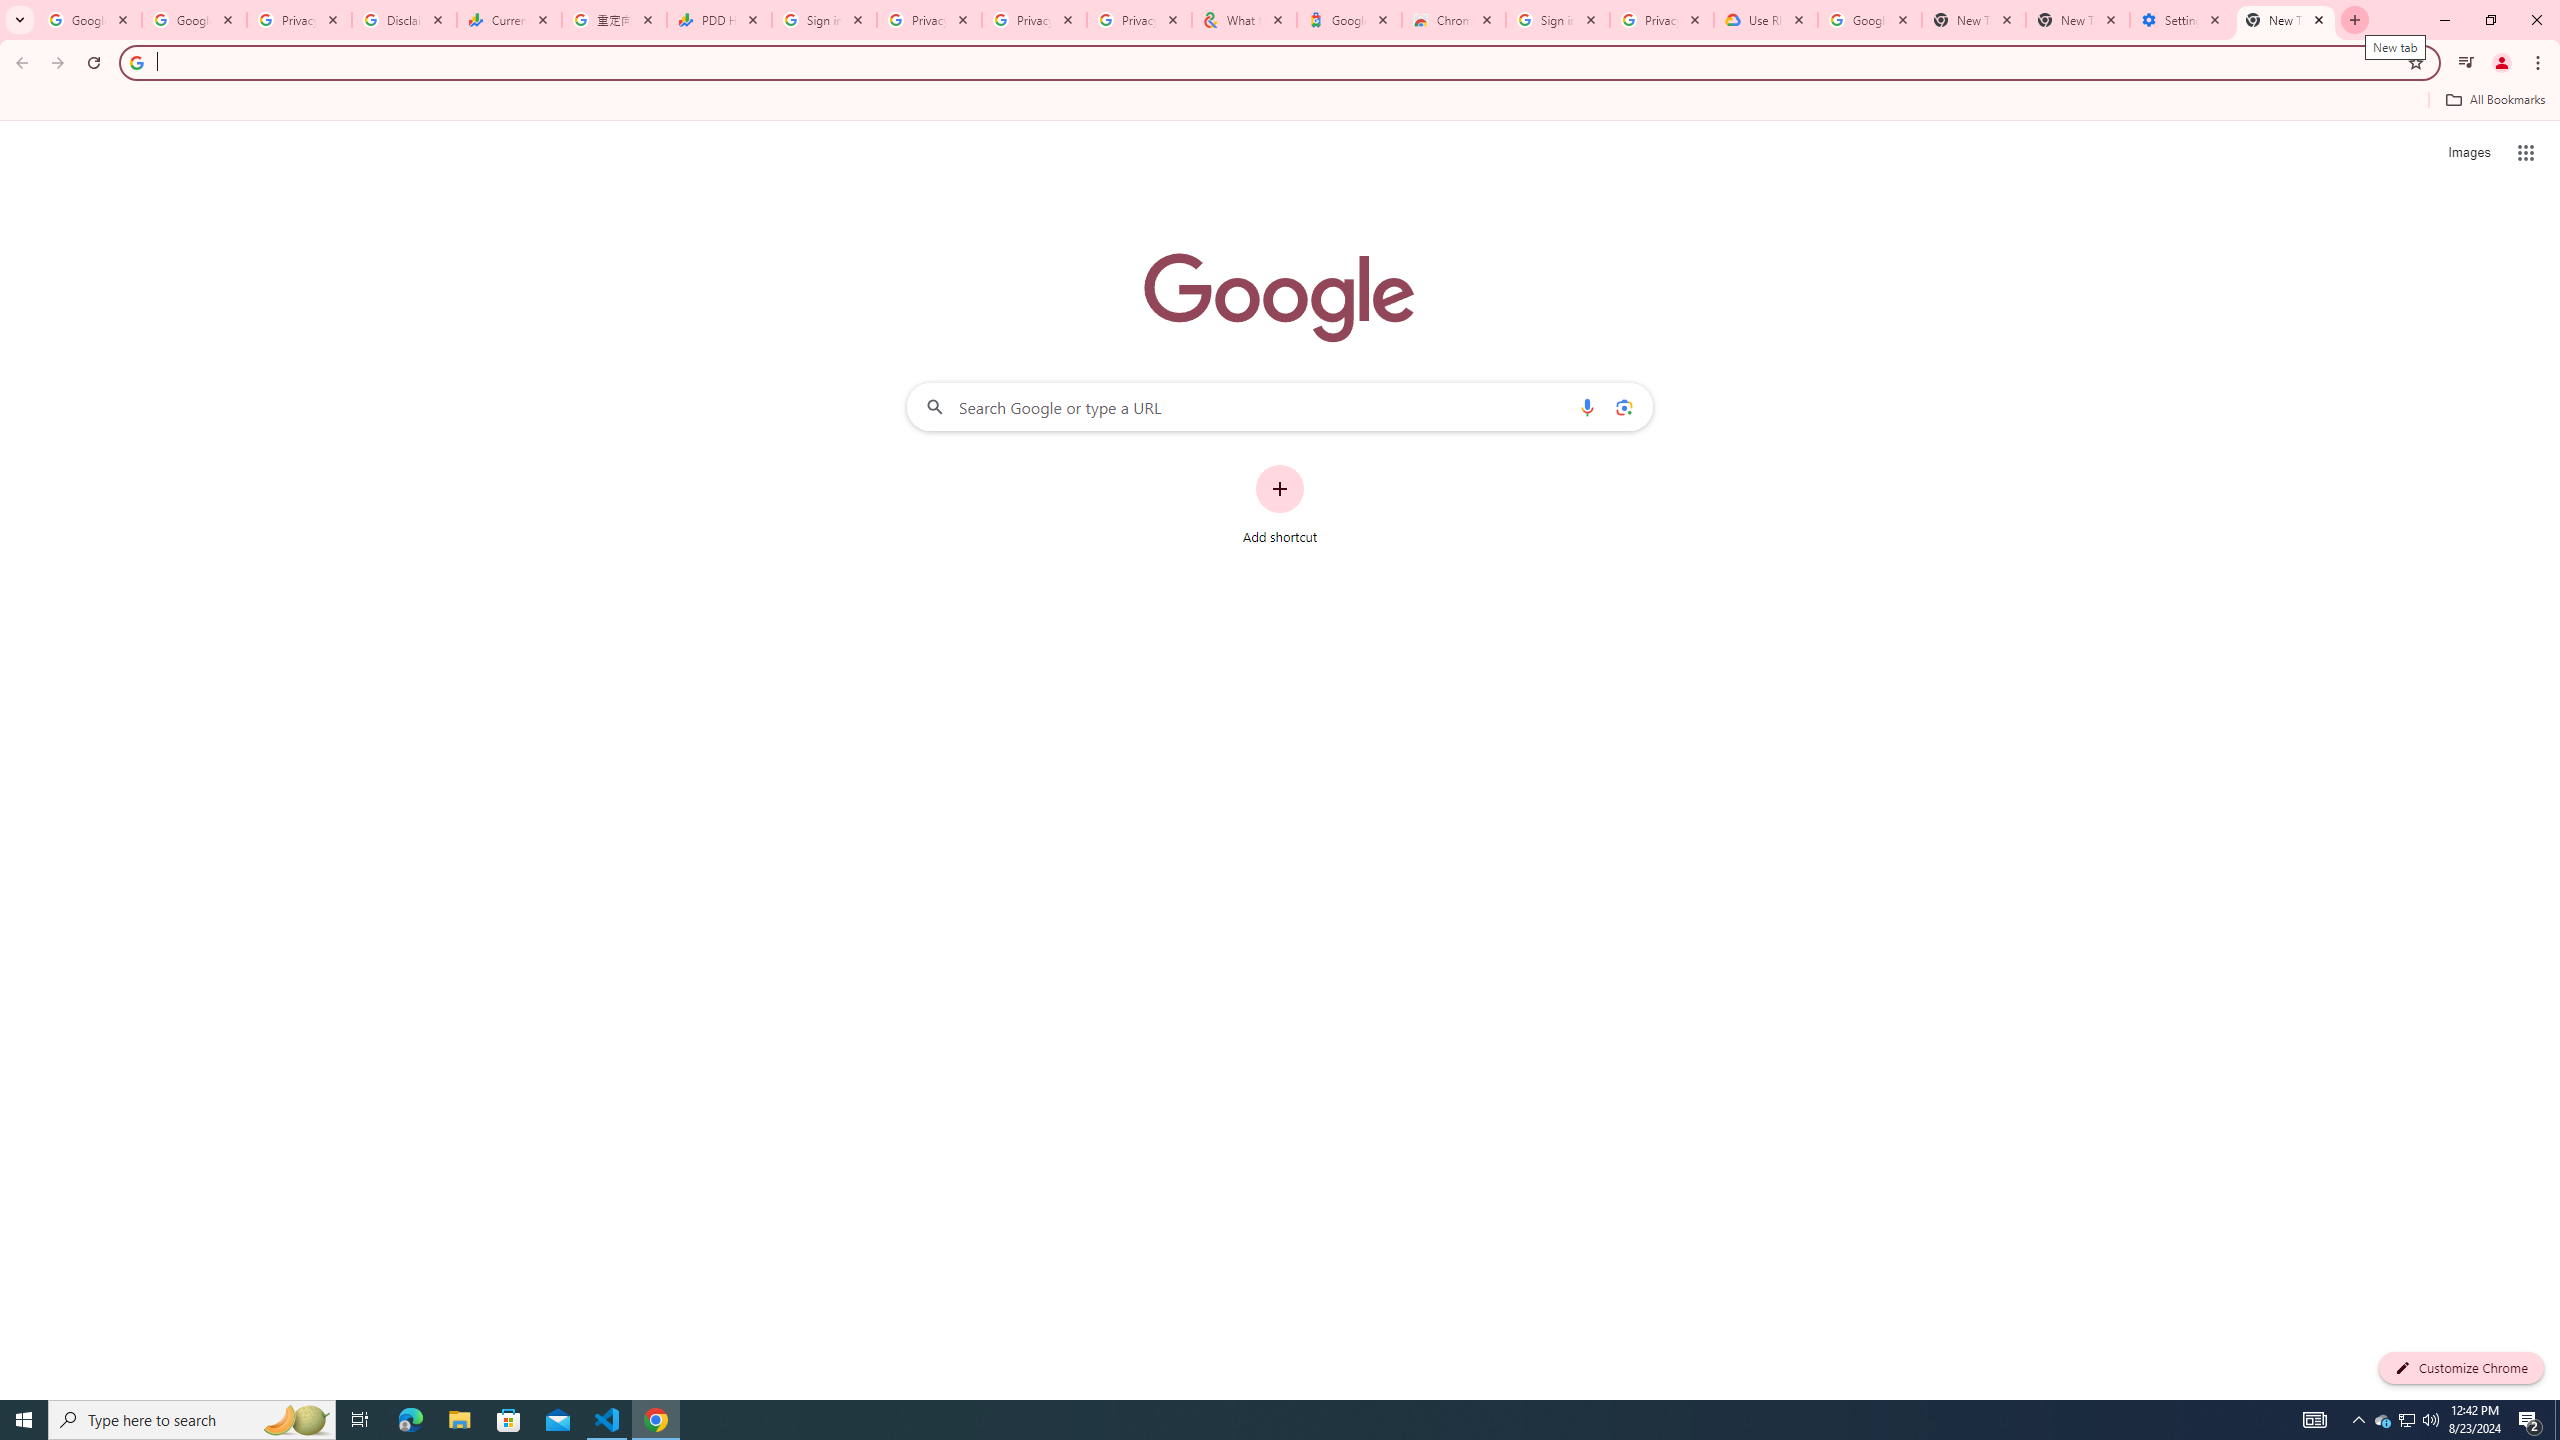 This screenshot has width=2560, height=1440. I want to click on 'Sign in - Google Accounts', so click(823, 19).